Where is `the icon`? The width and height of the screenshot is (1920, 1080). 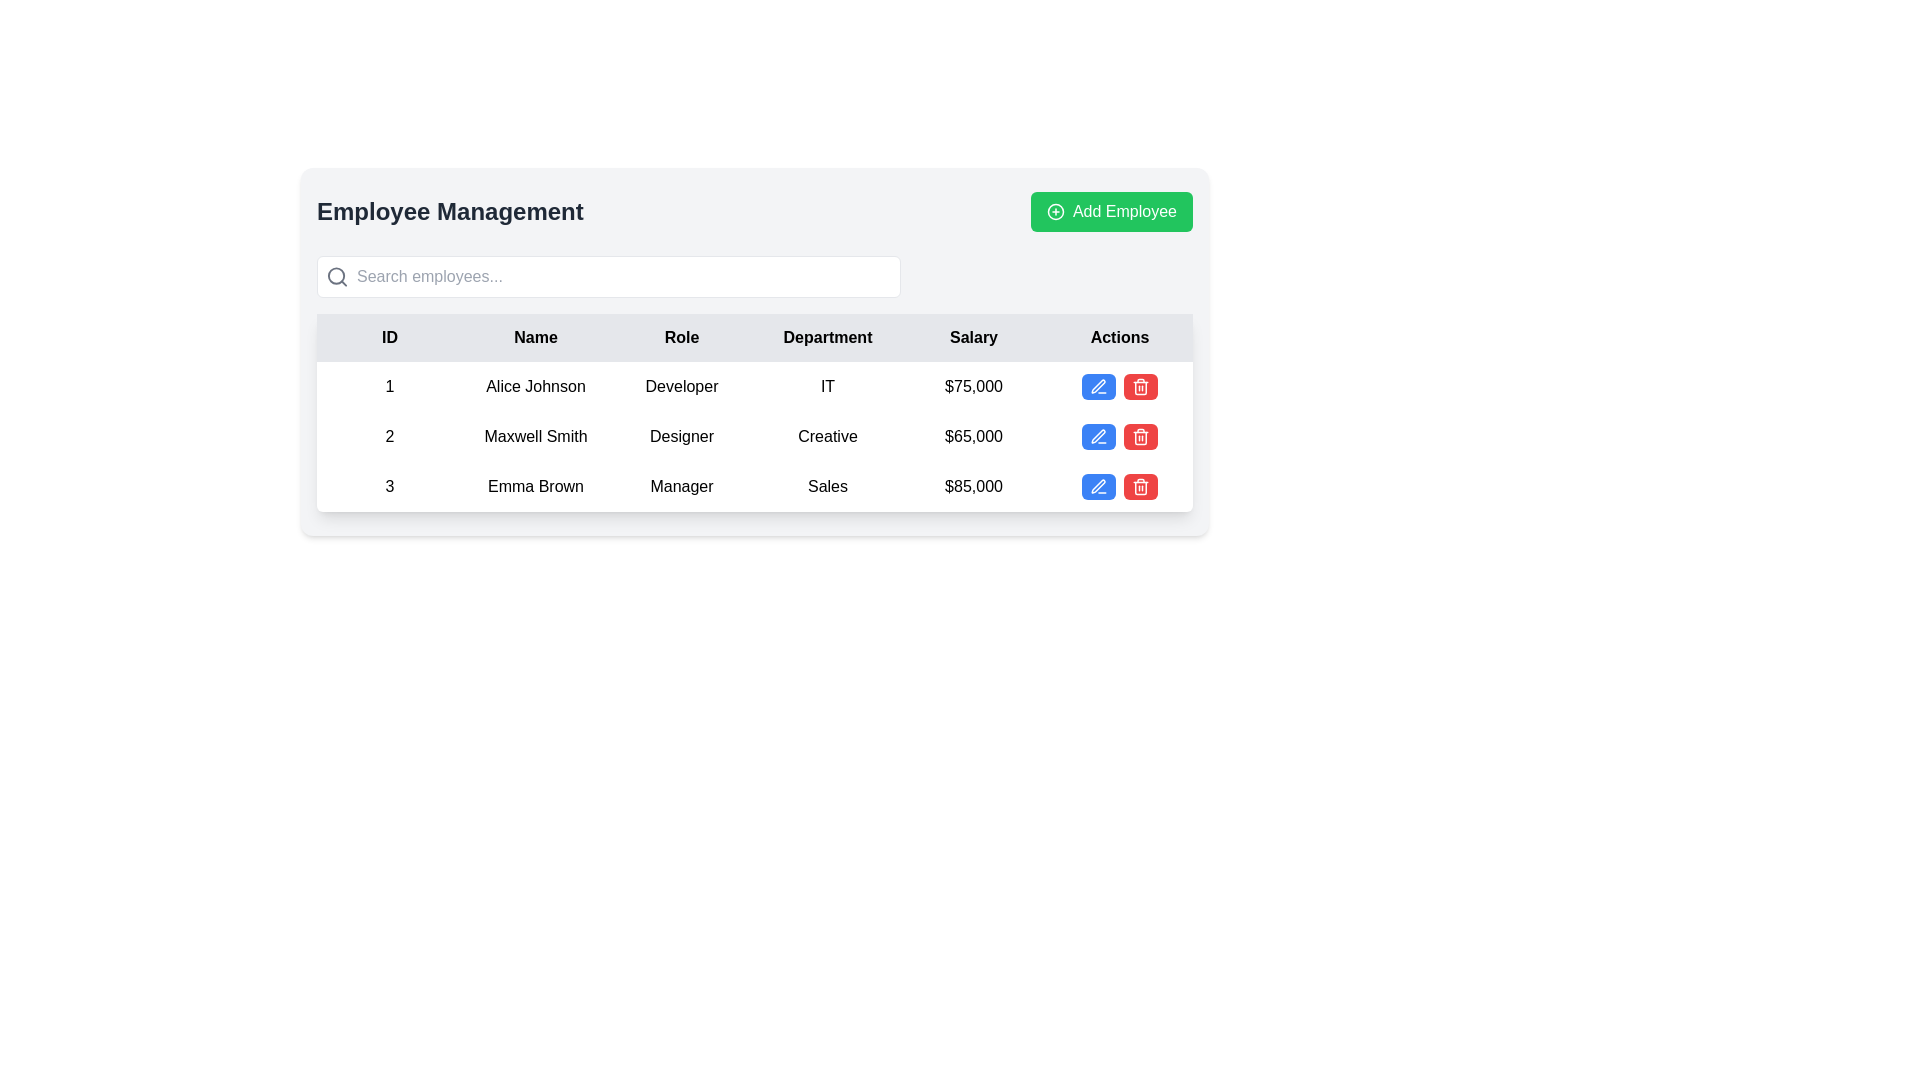
the icon is located at coordinates (1098, 435).